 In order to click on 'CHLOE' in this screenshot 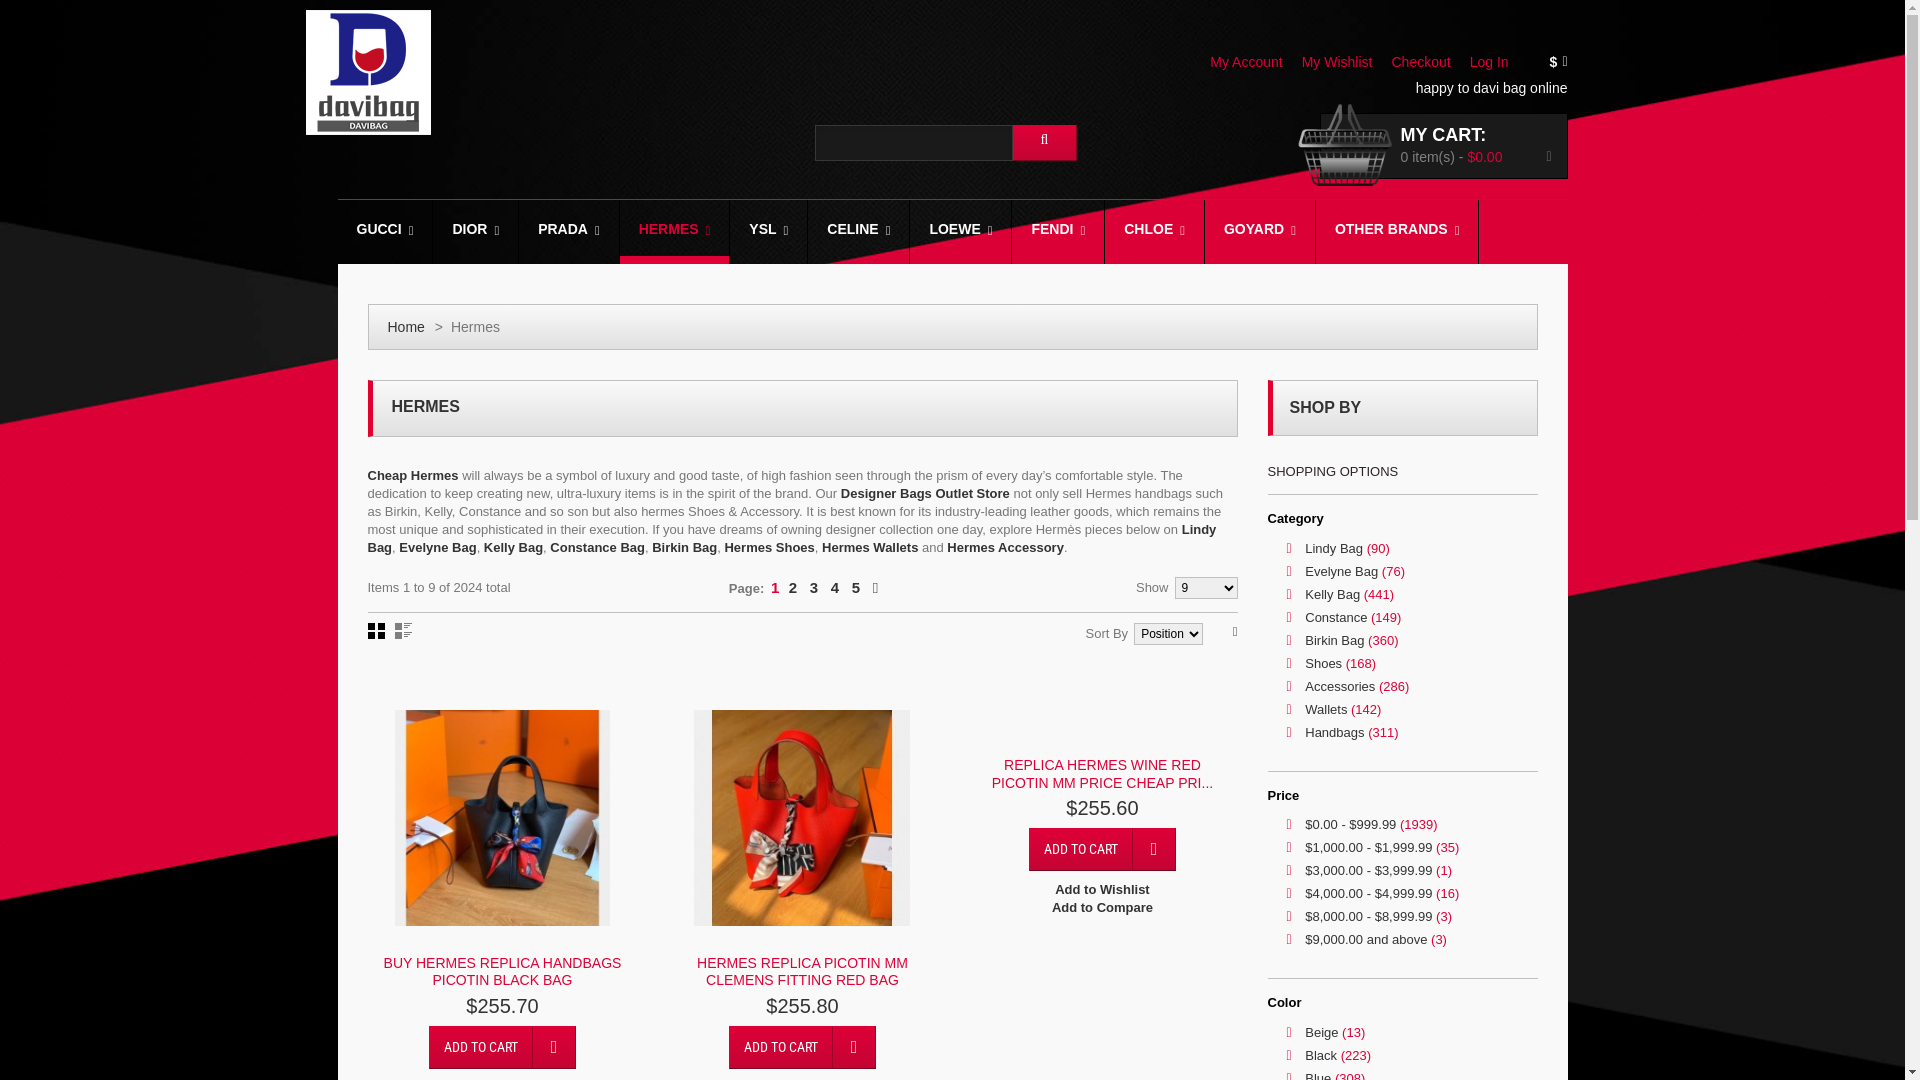, I will do `click(1154, 230)`.